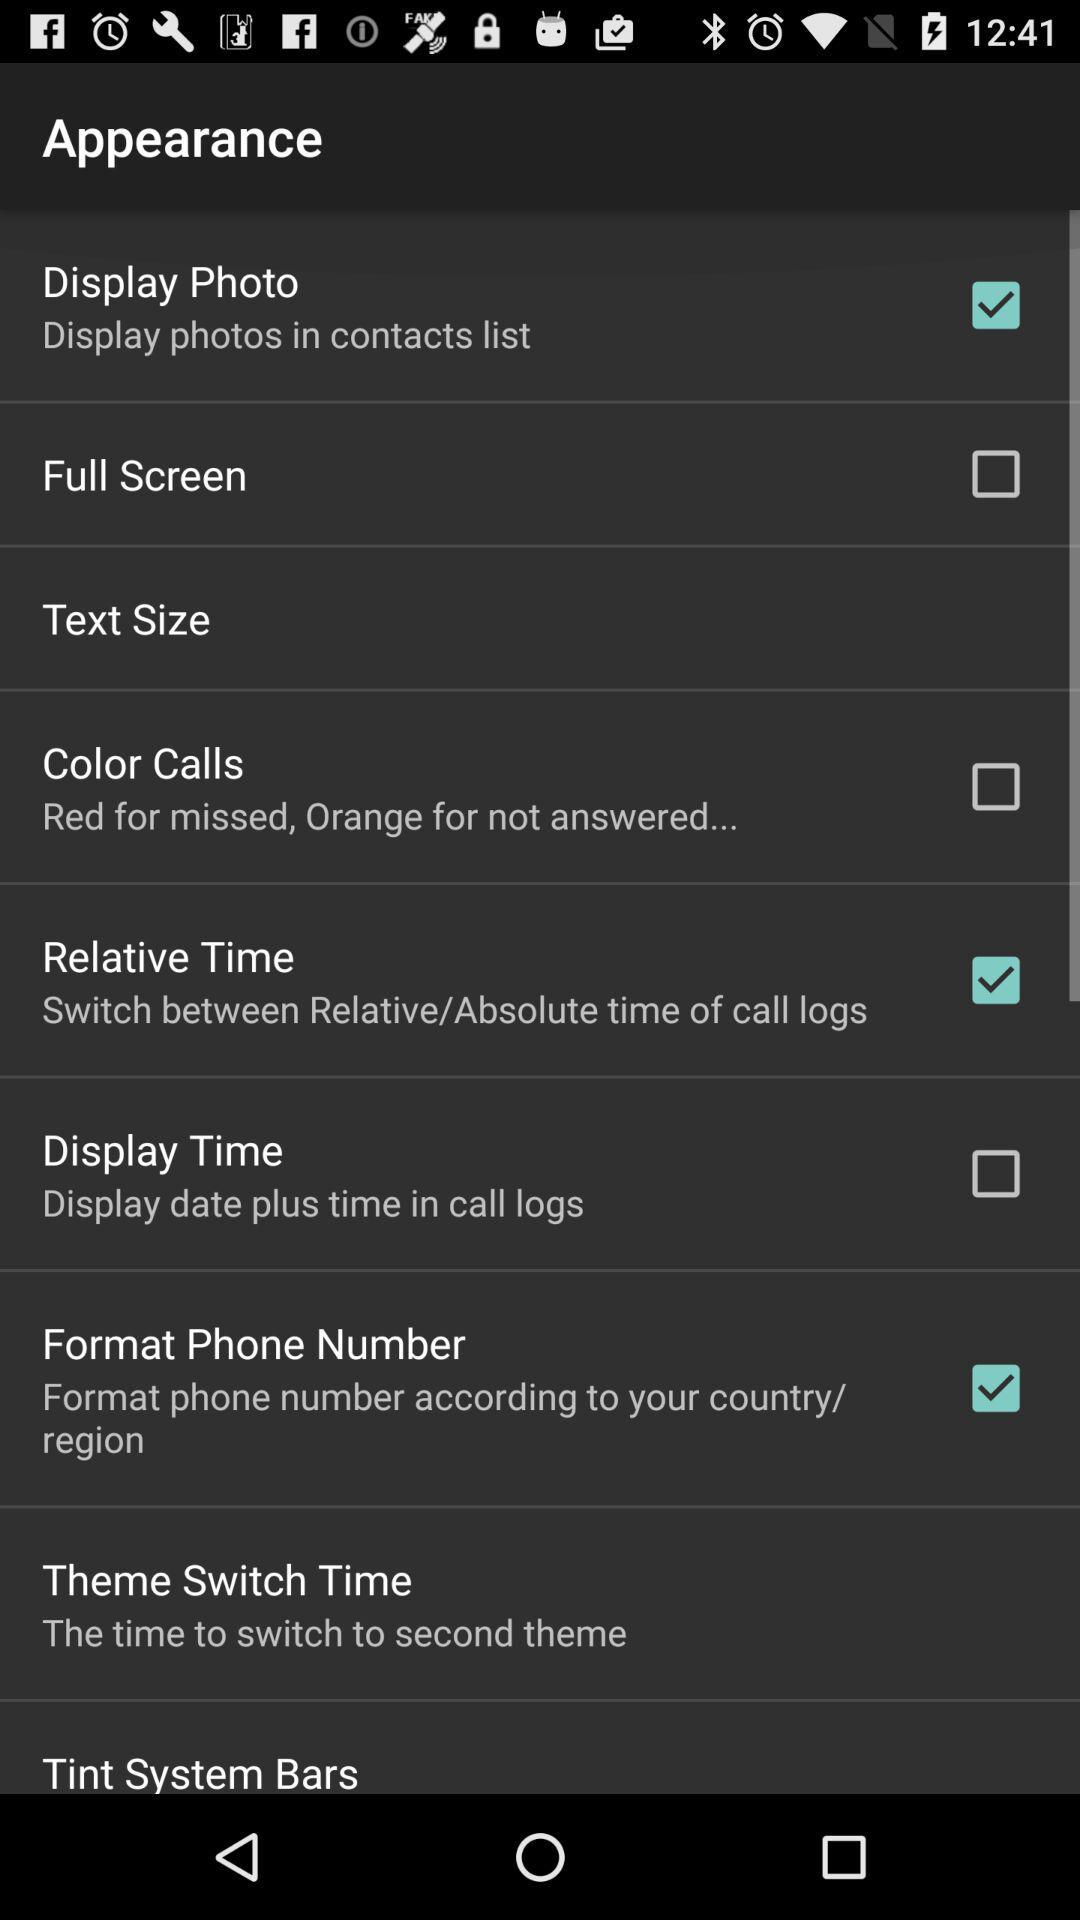 This screenshot has width=1080, height=1920. Describe the element at coordinates (454, 1008) in the screenshot. I see `the item above display time icon` at that location.